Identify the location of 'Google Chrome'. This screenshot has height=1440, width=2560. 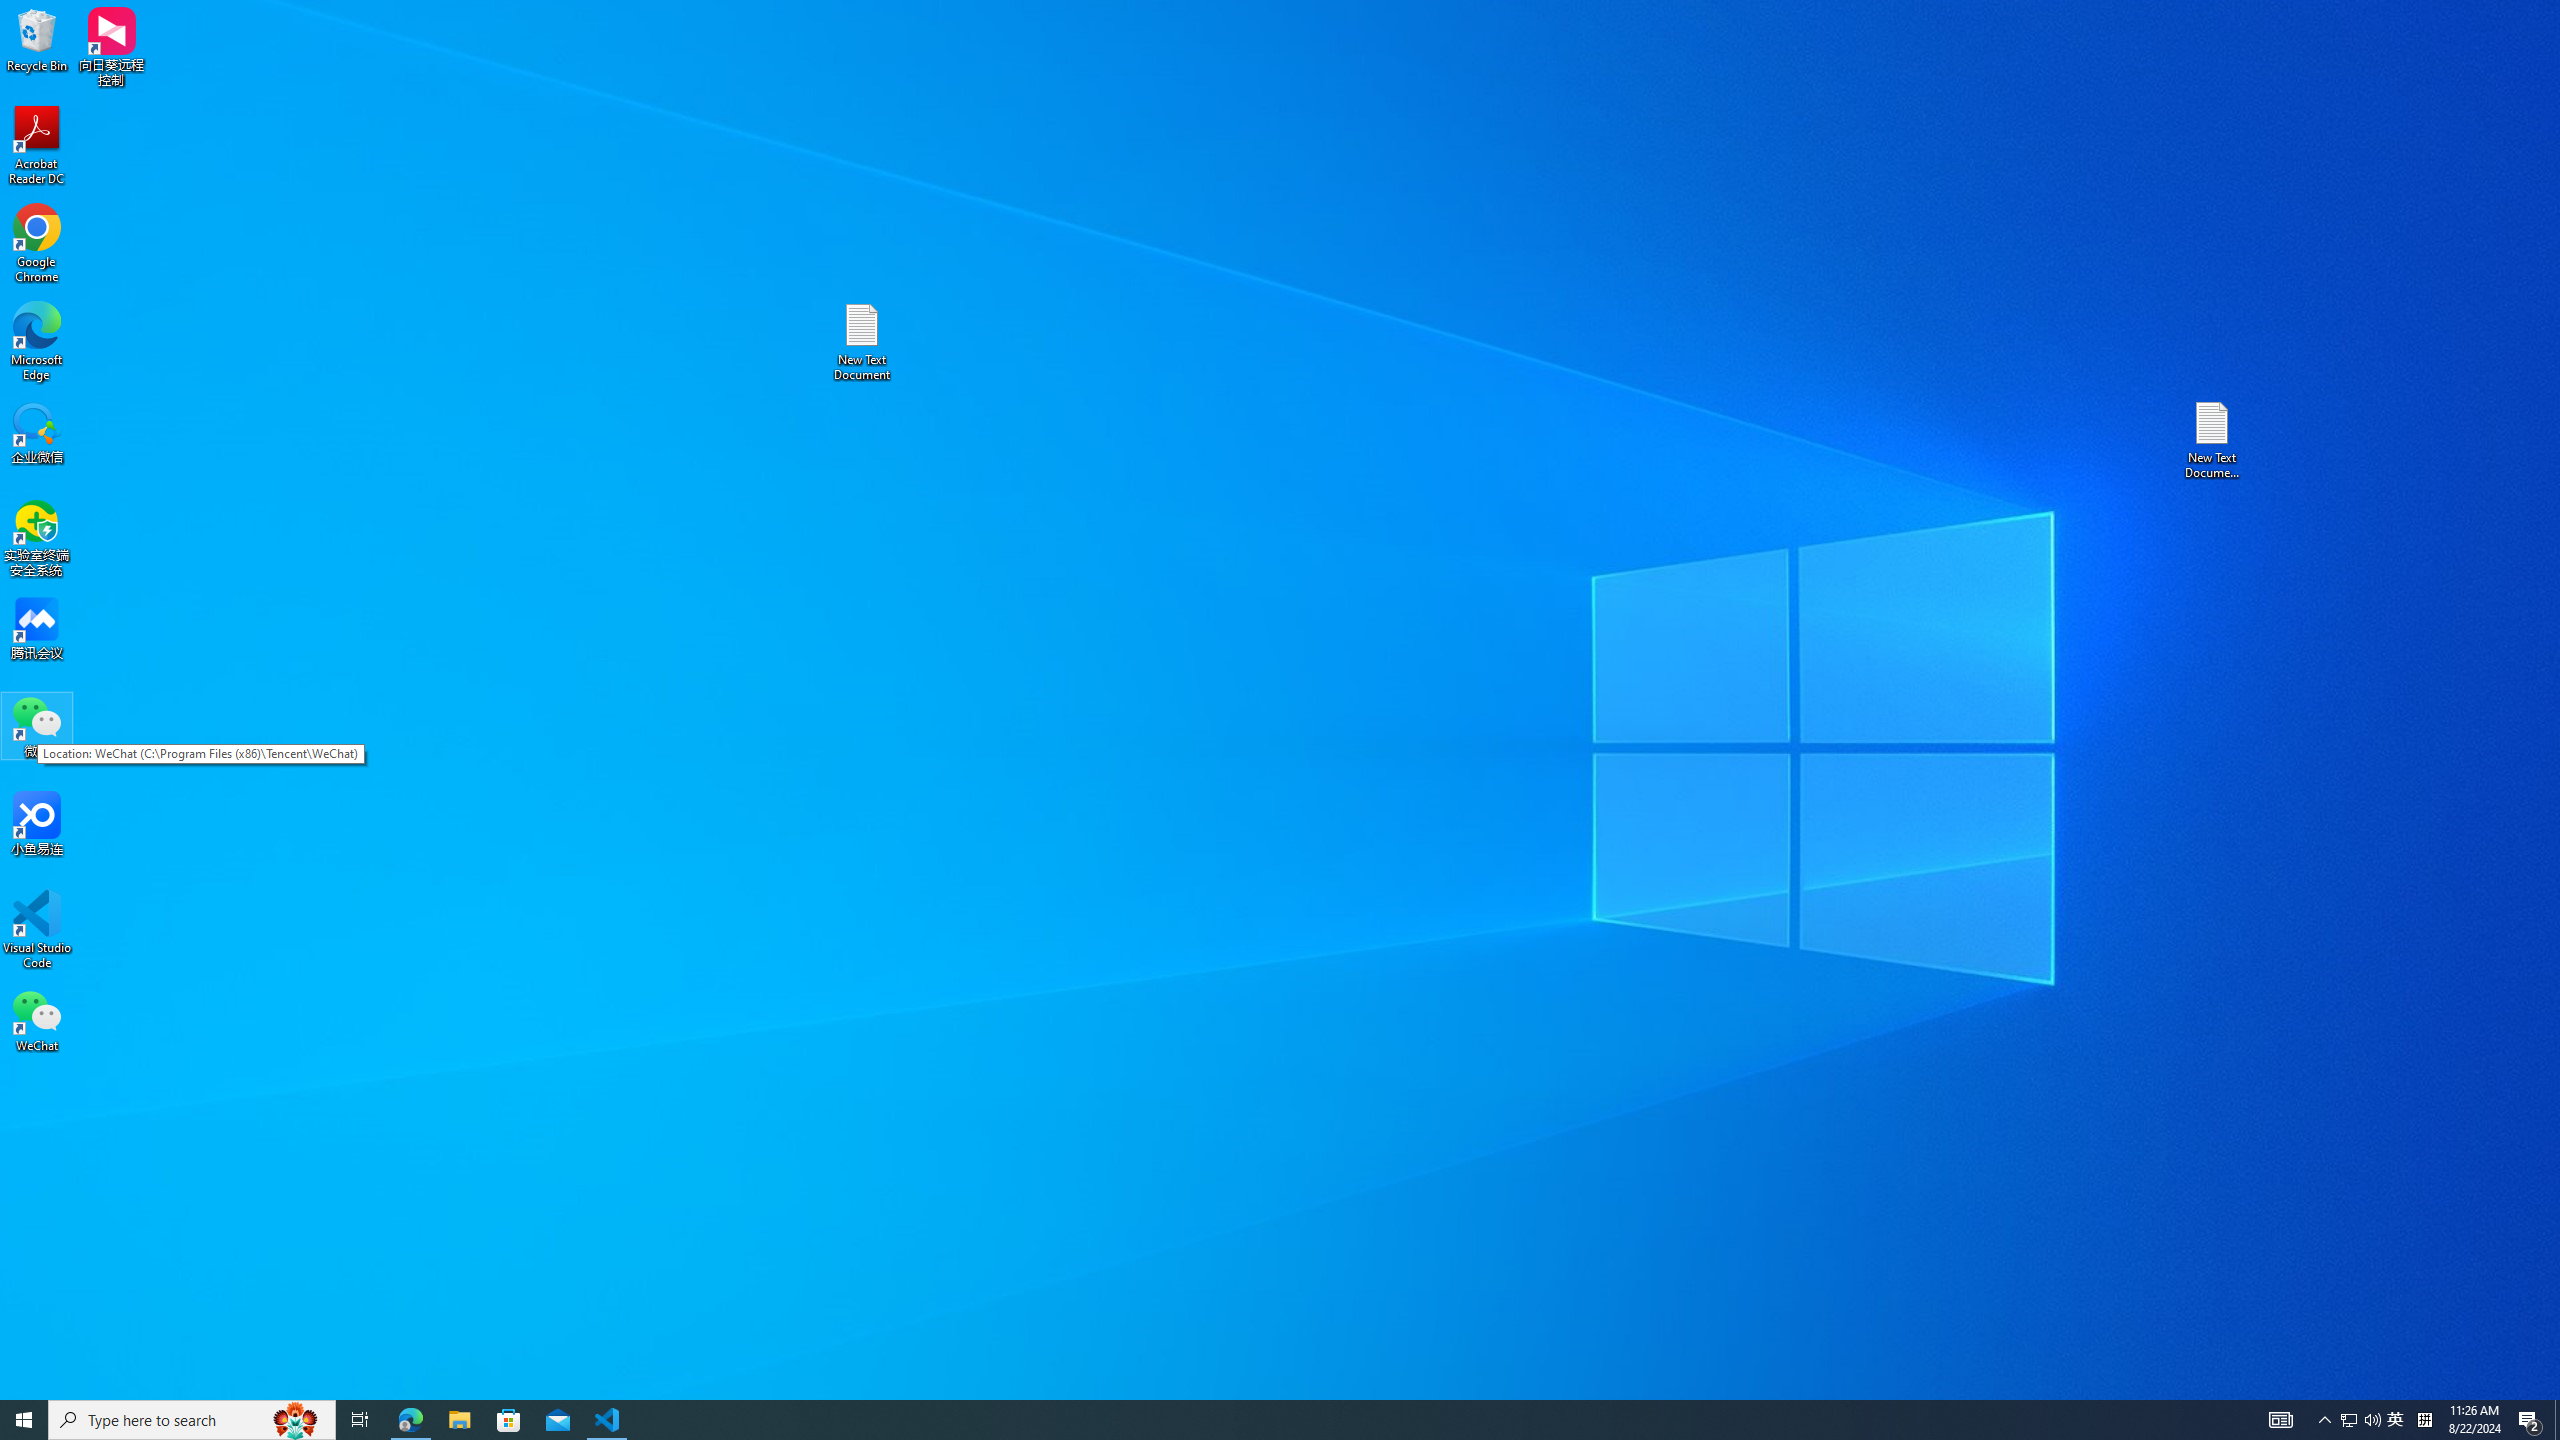
(36, 244).